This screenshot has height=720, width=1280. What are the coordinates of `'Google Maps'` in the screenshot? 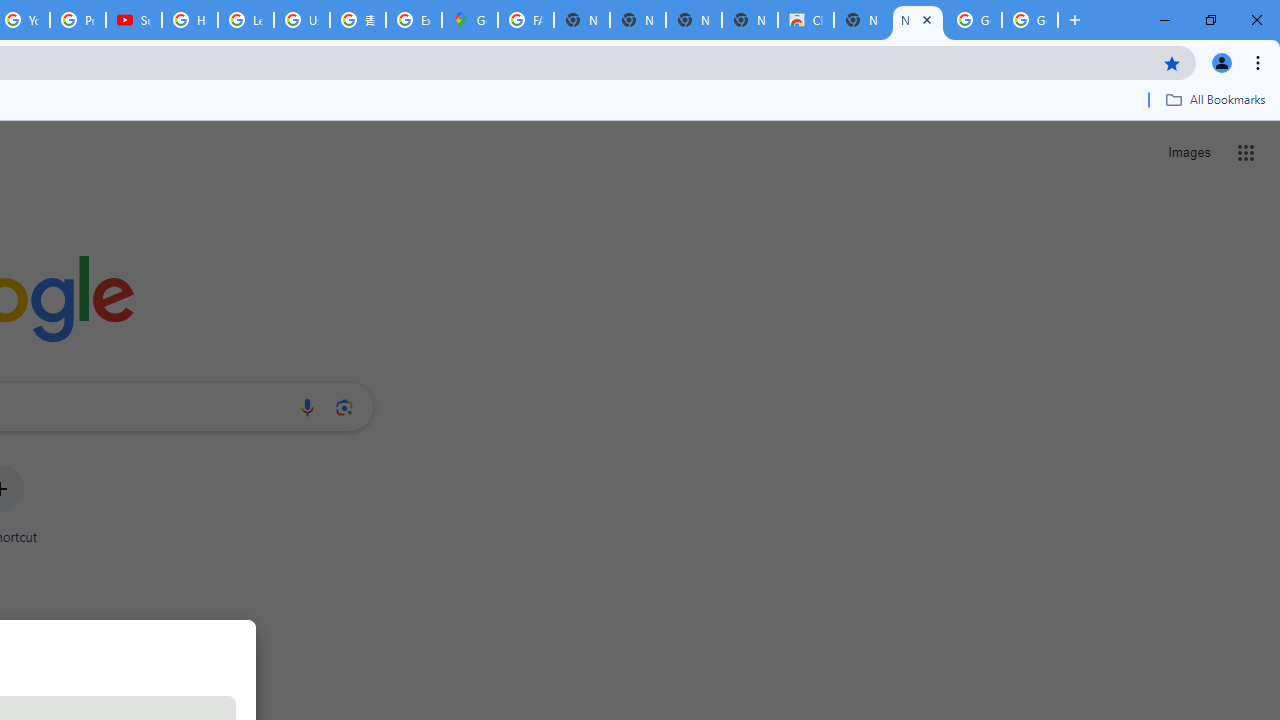 It's located at (468, 20).